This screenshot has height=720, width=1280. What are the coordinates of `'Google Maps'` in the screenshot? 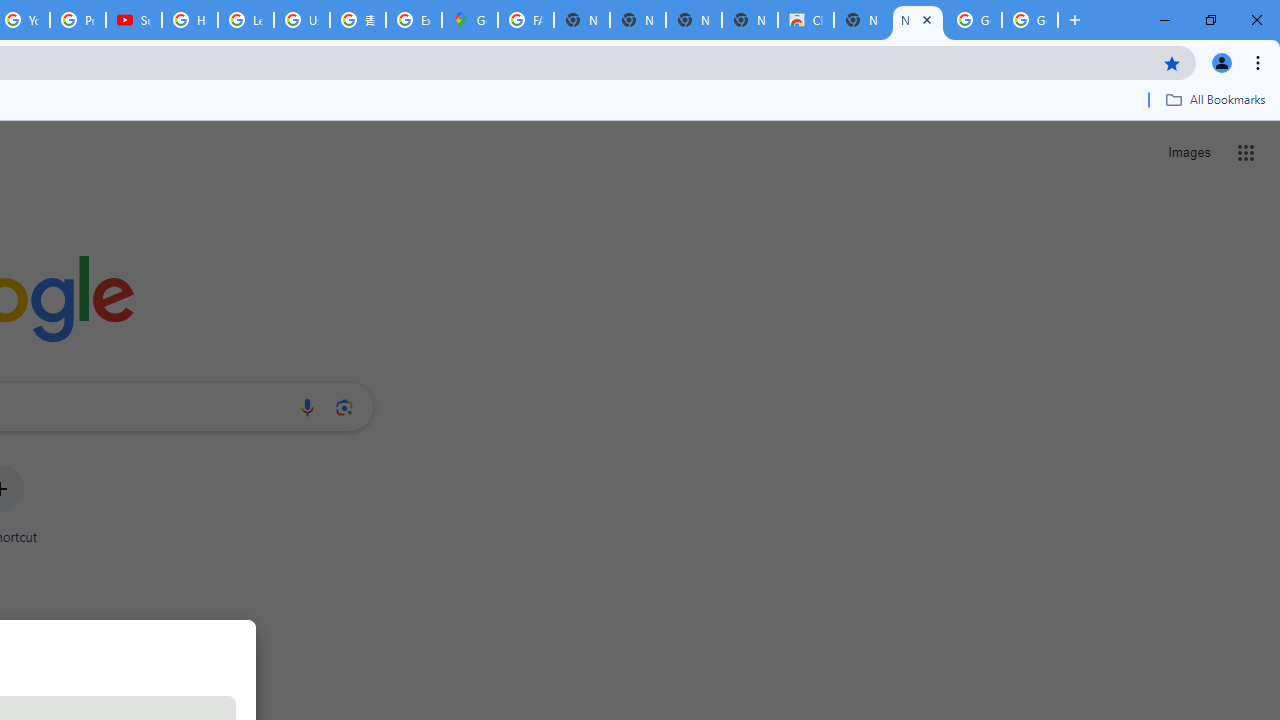 It's located at (468, 20).